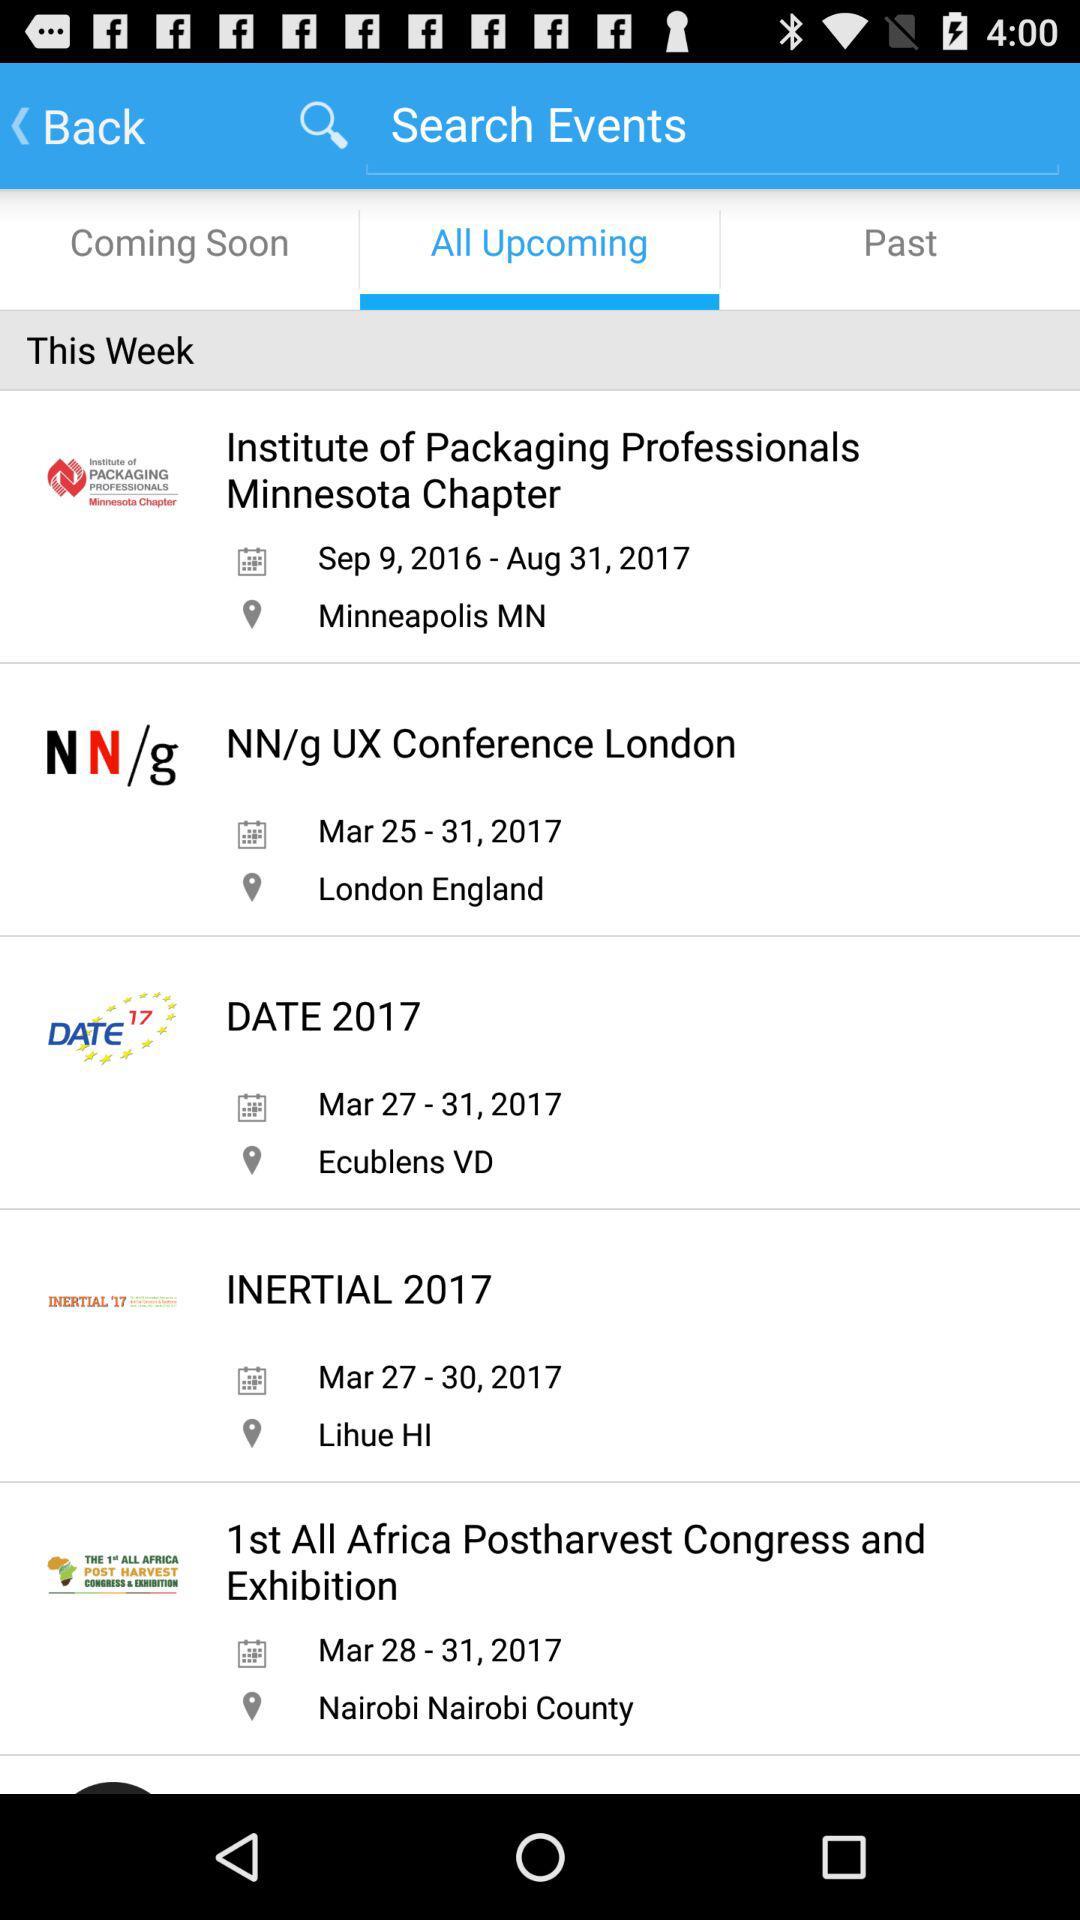 This screenshot has height=1920, width=1080. Describe the element at coordinates (503, 556) in the screenshot. I see `sep 9 2016 app` at that location.